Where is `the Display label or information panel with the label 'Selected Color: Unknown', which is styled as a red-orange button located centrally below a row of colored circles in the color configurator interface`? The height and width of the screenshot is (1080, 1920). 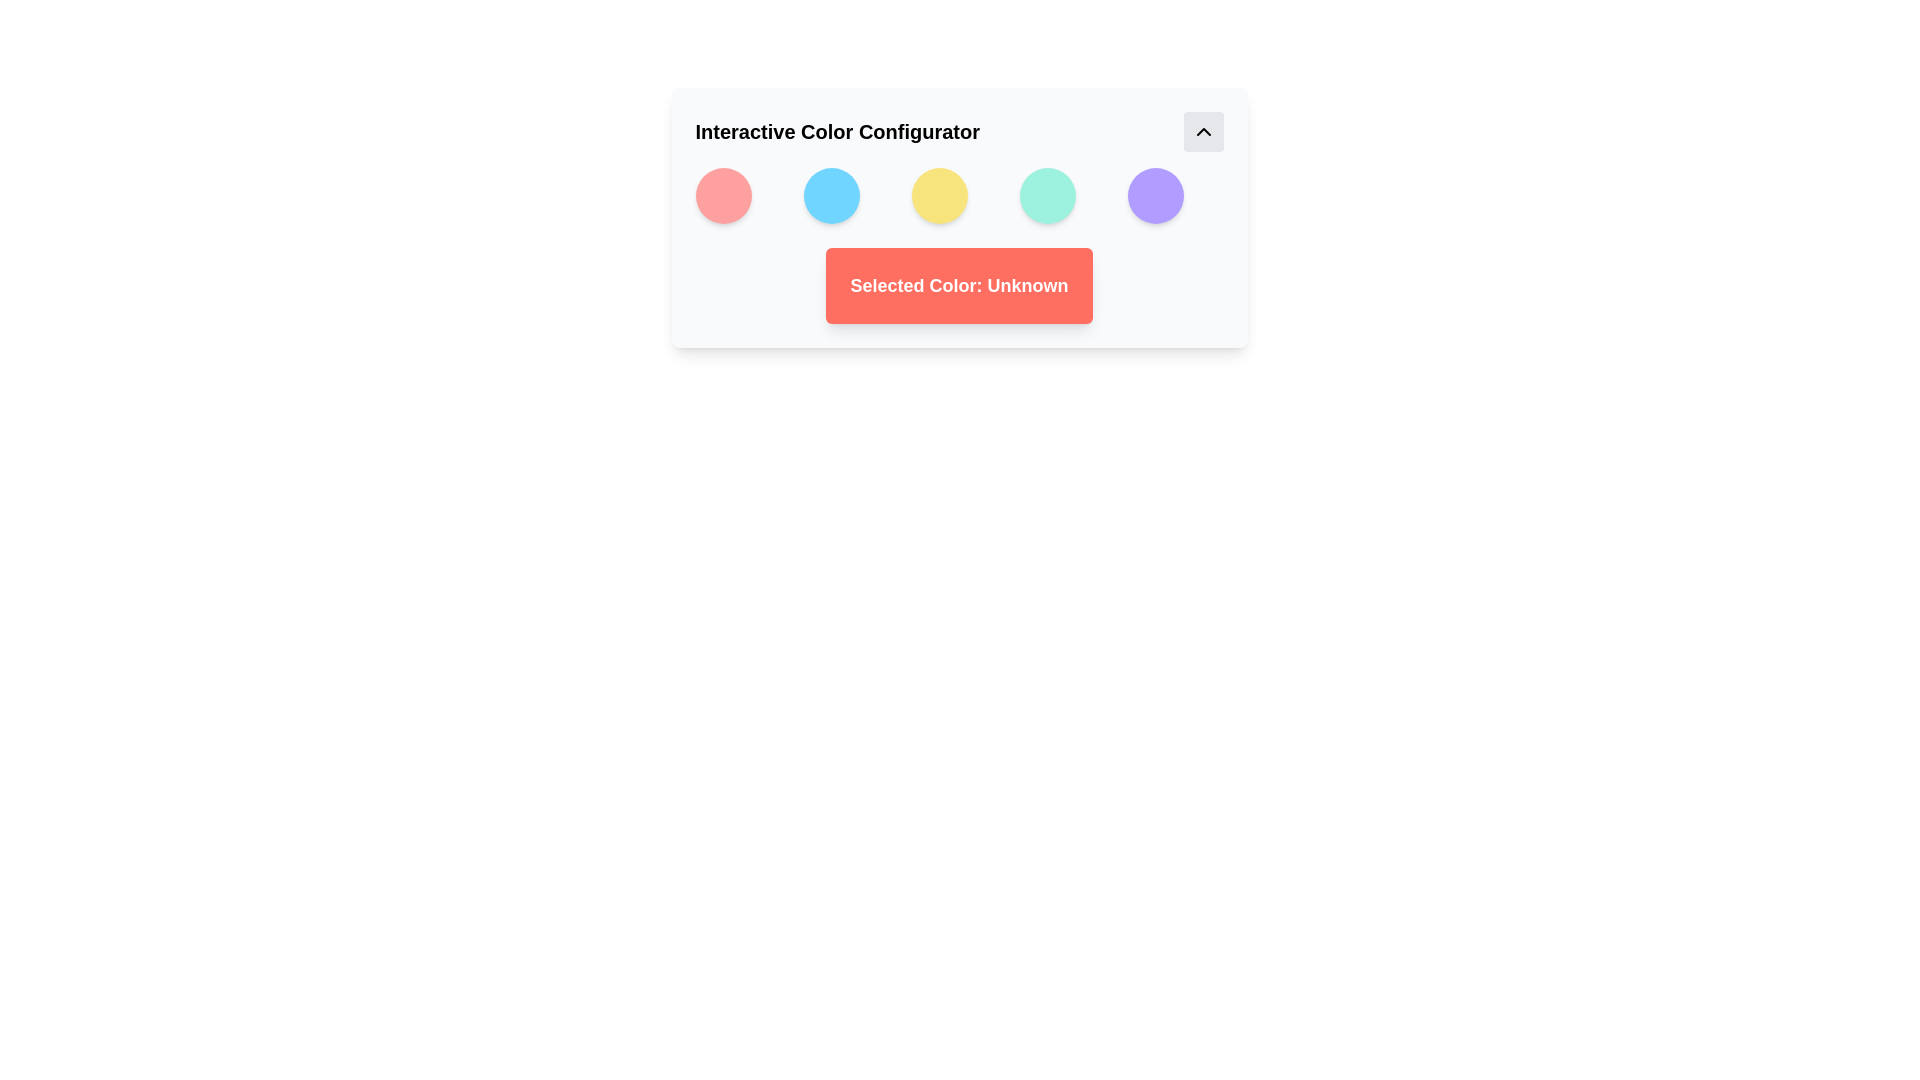 the Display label or information panel with the label 'Selected Color: Unknown', which is styled as a red-orange button located centrally below a row of colored circles in the color configurator interface is located at coordinates (958, 285).